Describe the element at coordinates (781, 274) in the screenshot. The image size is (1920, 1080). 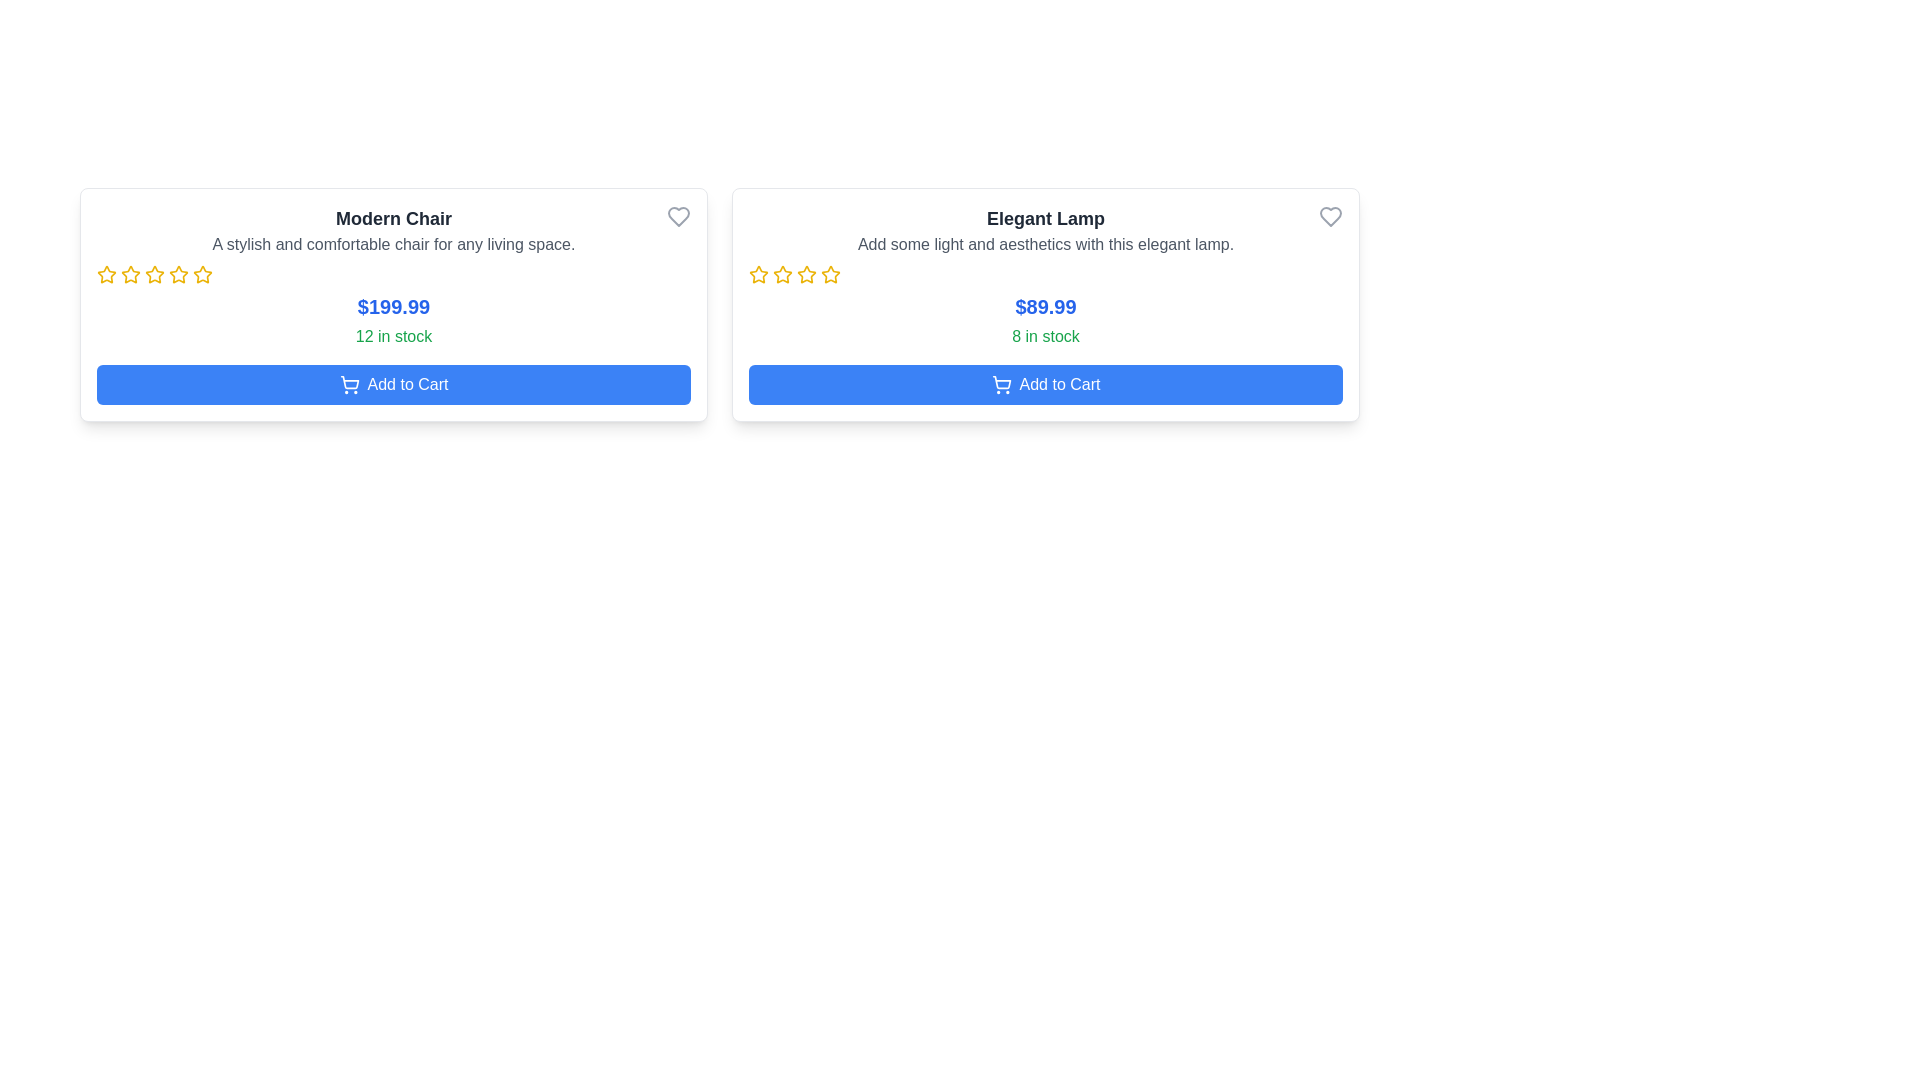
I see `the third star icon in the rating component for the 'Elegant Lamp' product listing, which visually represents a selected rating` at that location.